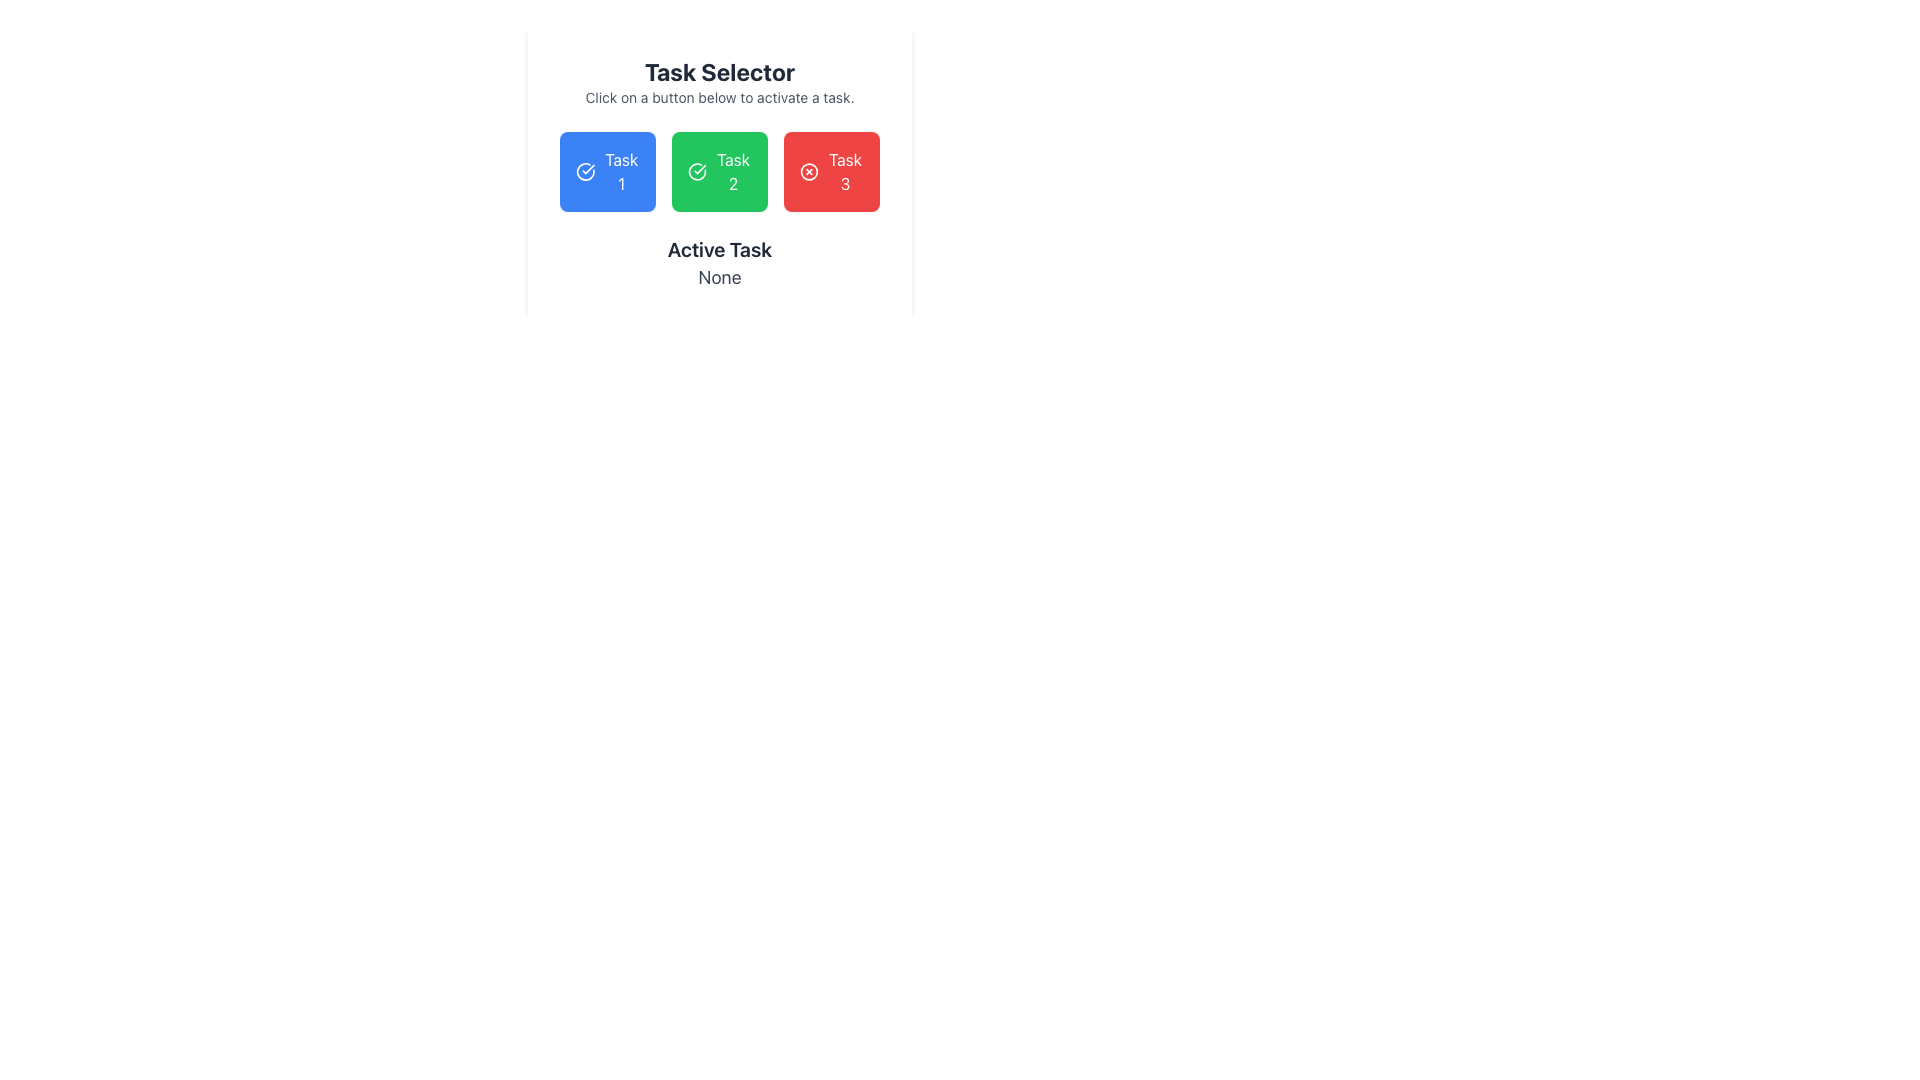 The image size is (1920, 1080). What do you see at coordinates (831, 171) in the screenshot?
I see `the button for 'Task 3' located at the far right of the task selector group for accessibility purposes` at bounding box center [831, 171].